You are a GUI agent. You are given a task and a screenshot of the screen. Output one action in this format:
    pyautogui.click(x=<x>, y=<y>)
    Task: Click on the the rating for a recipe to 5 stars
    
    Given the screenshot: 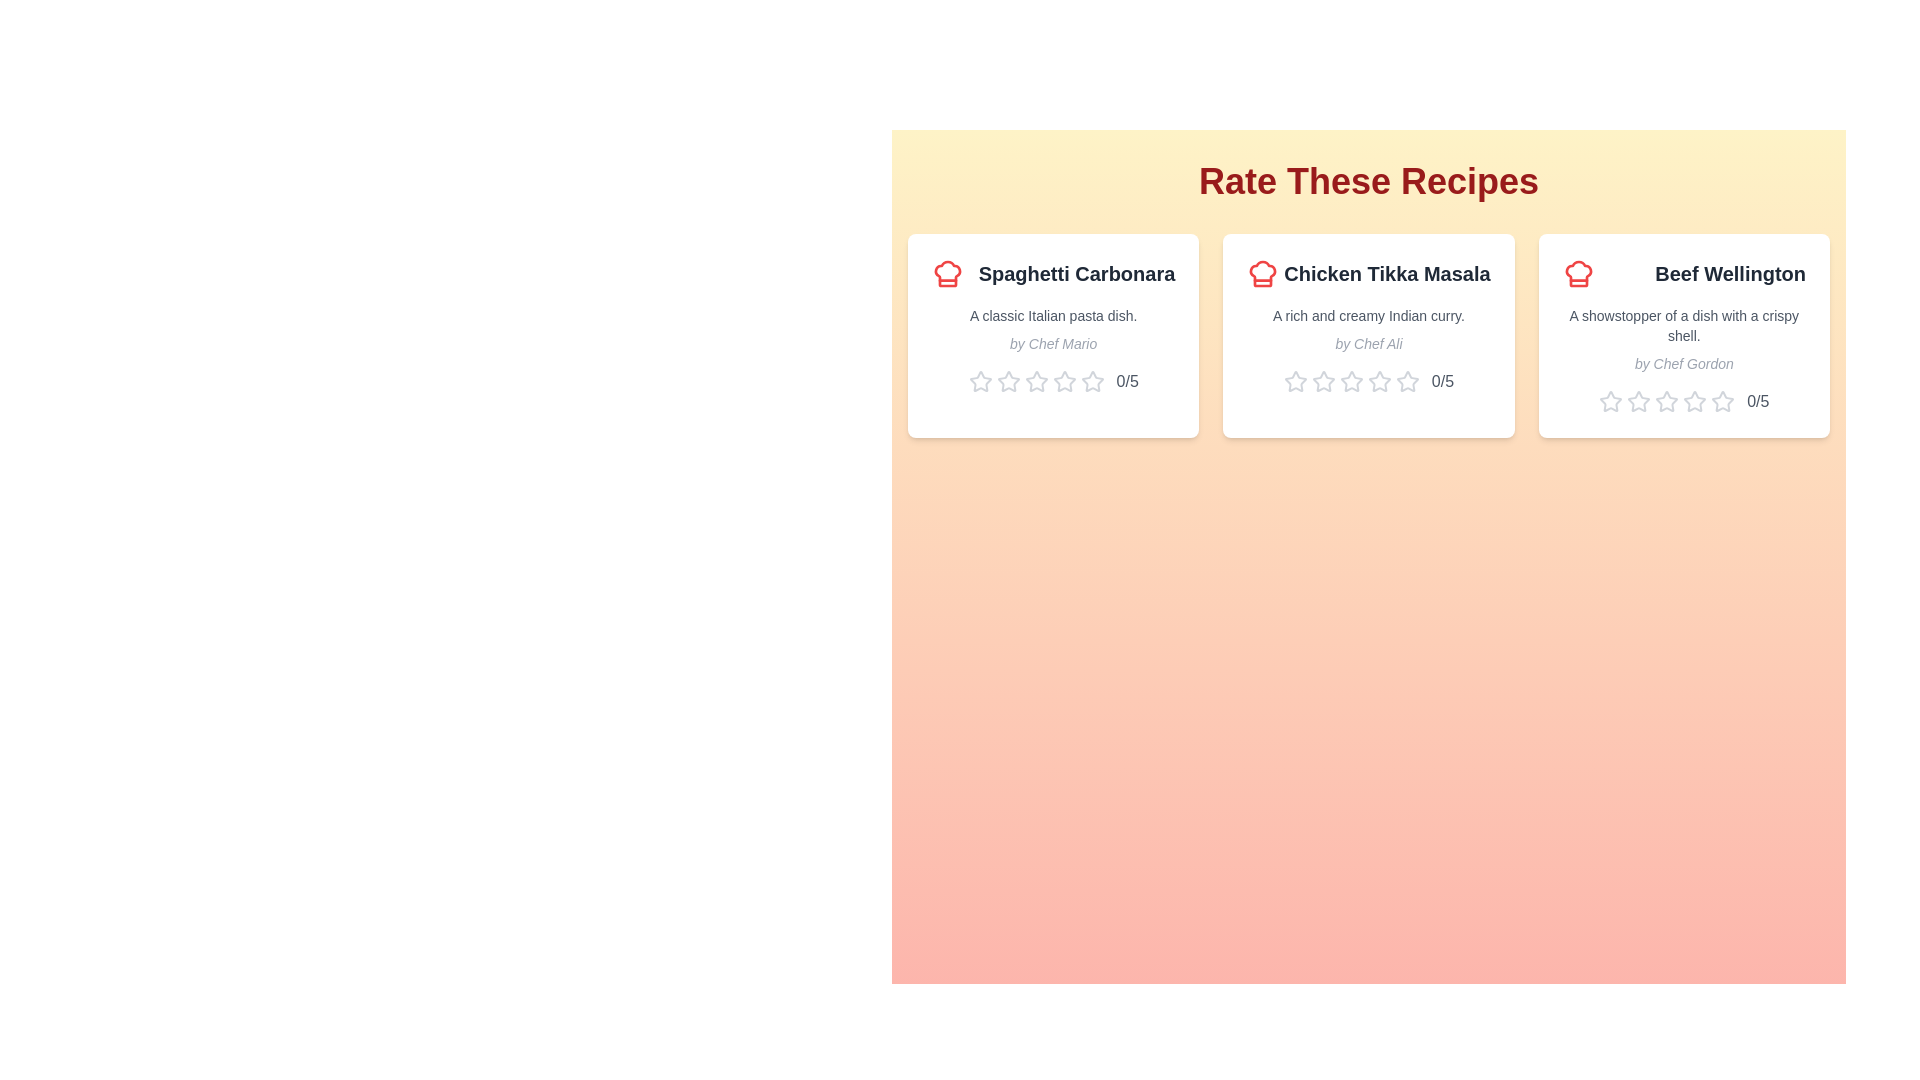 What is the action you would take?
    pyautogui.click(x=1091, y=381)
    